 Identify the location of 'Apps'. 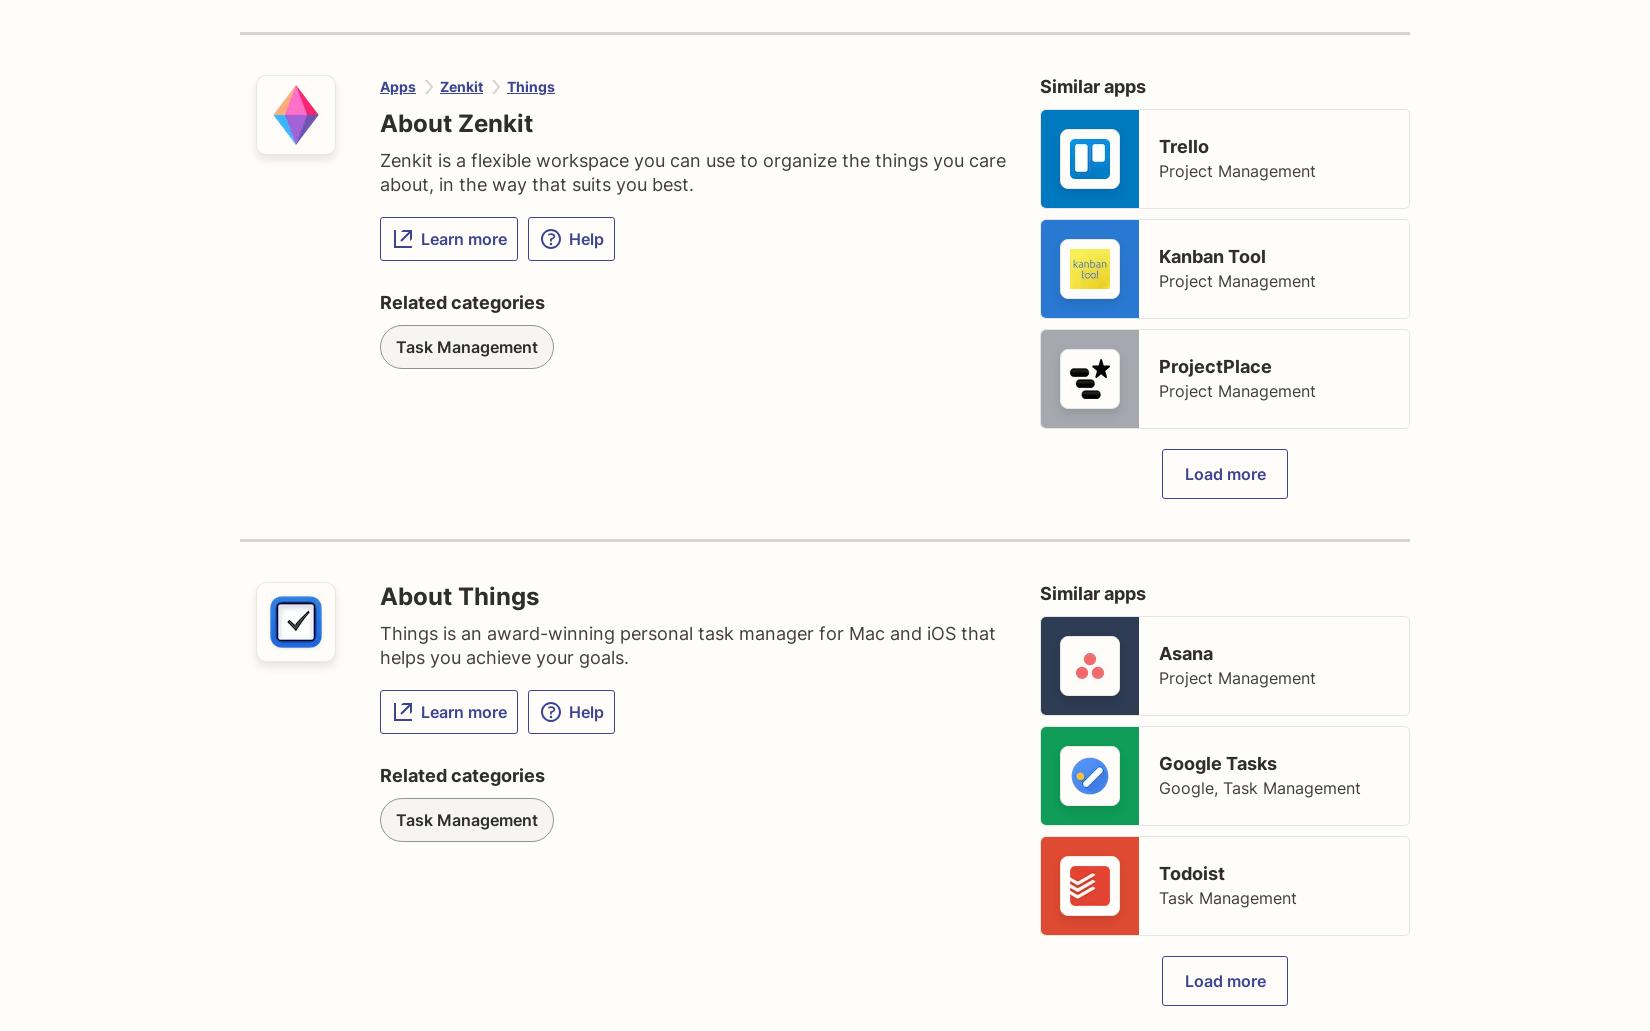
(397, 86).